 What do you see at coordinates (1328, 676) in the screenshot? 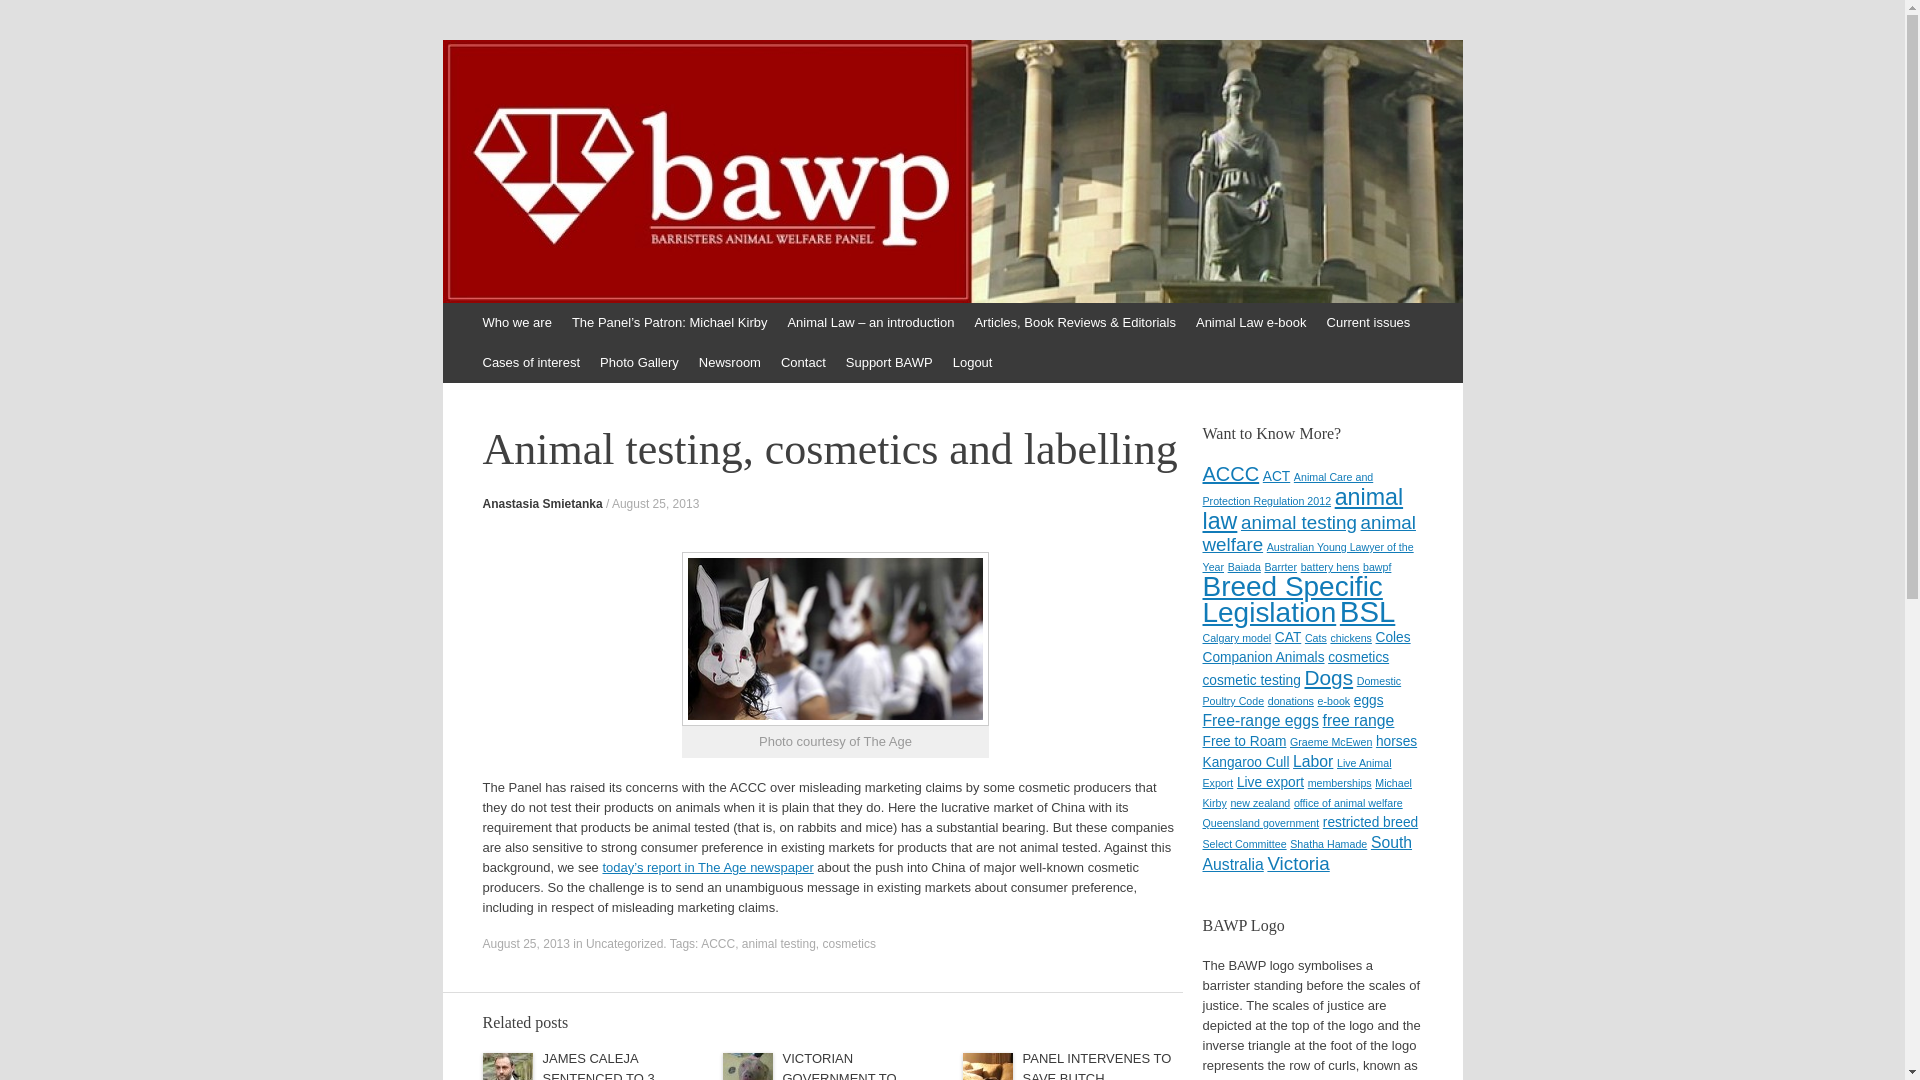
I see `'Dogs'` at bounding box center [1328, 676].